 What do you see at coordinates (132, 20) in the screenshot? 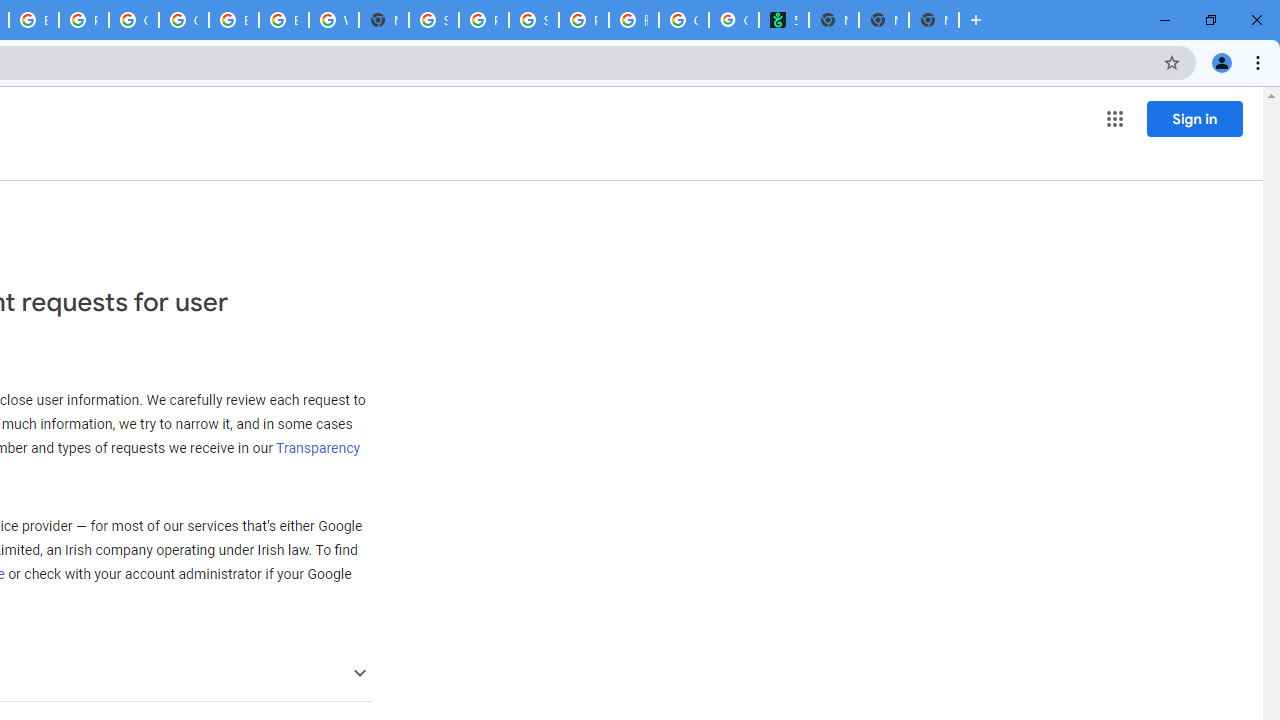
I see `'Google Cloud Platform'` at bounding box center [132, 20].